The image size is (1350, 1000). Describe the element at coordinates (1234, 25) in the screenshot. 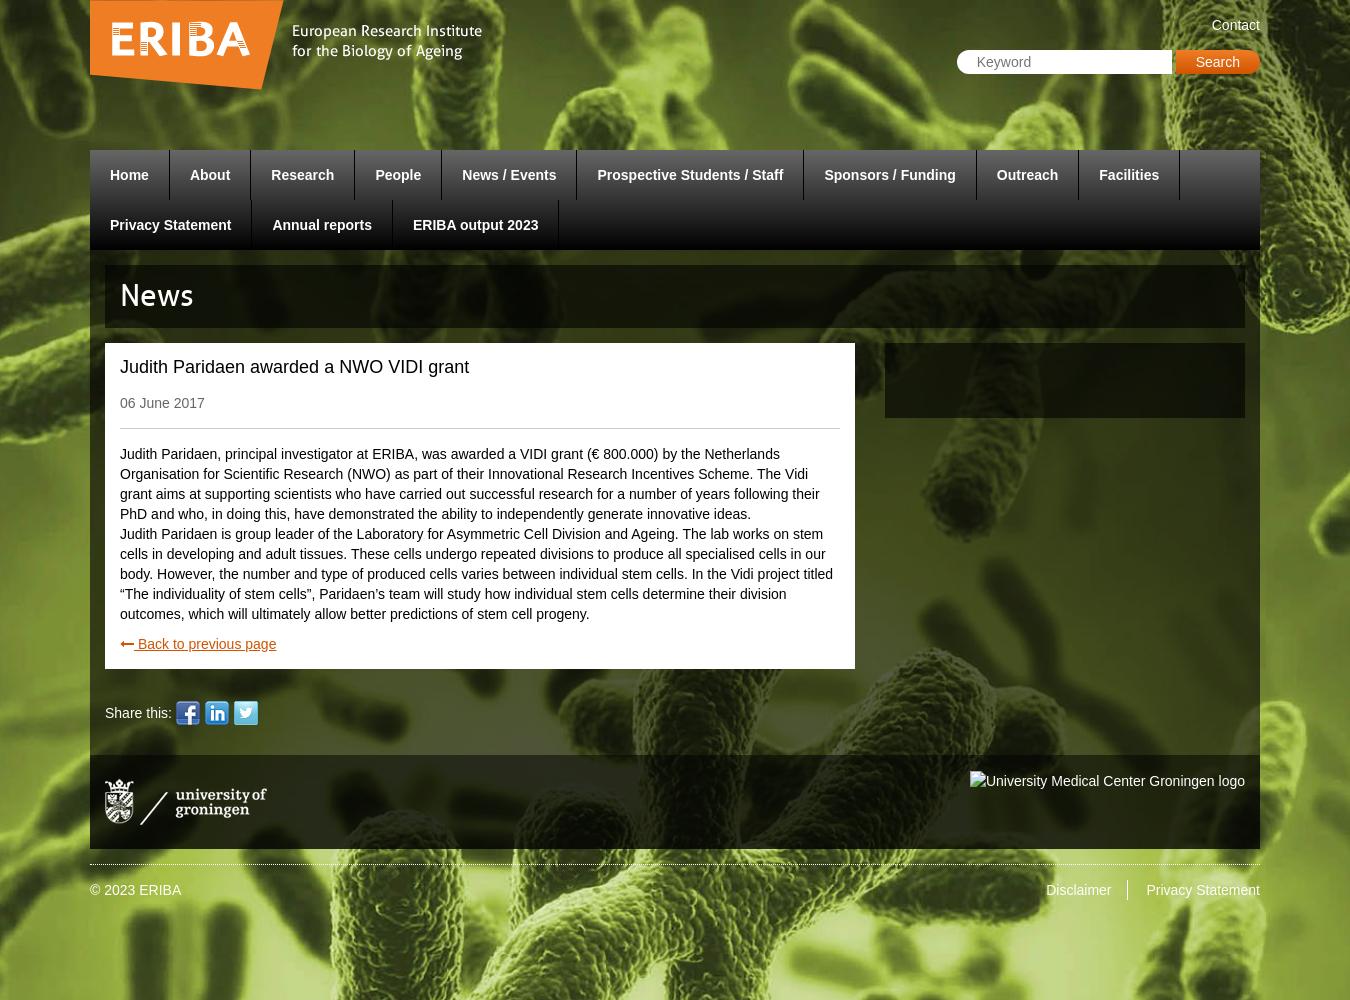

I see `'Contact'` at that location.